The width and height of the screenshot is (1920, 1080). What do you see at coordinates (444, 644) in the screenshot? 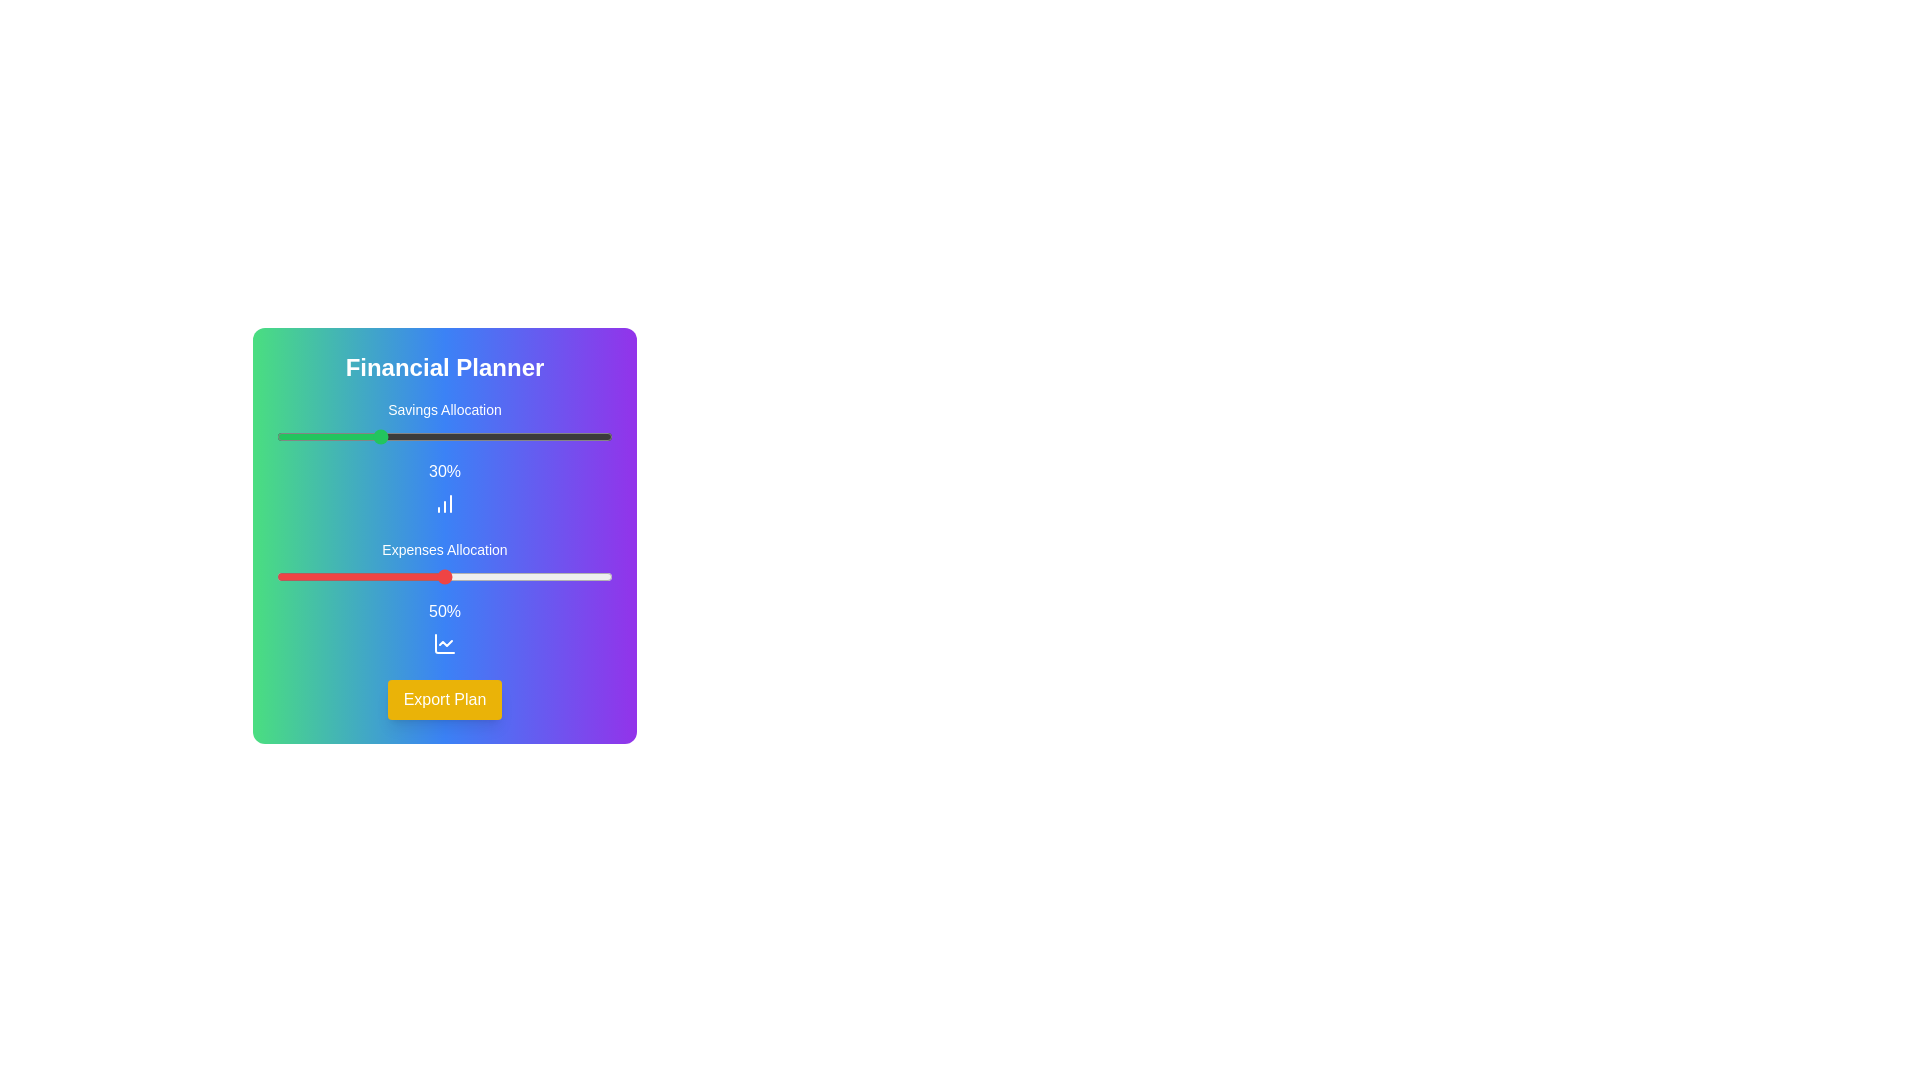
I see `the graphical representation of financial data located in the lower section of the 'Financial Planner' widget, just above the text indicating '50%'` at bounding box center [444, 644].